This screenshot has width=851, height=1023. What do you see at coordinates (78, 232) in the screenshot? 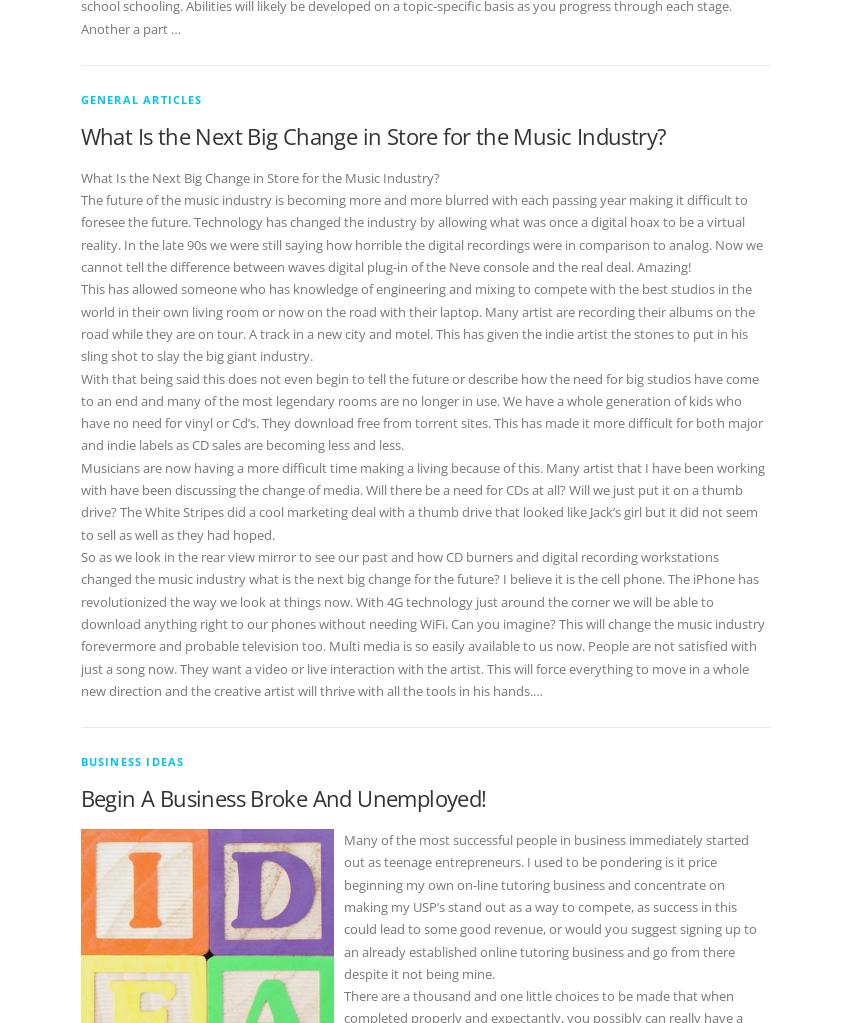
I see `'The future of the music industry is becoming more and more blurred with each passing year making it difficult to foresee the future.  Technology has changed the industry by allowing what was once a digital hoax to be a virtual reality.  In the late 90s we were still saying how horrible the digital recordings were in comparison to analog.  Now we cannot tell the difference between waves digital plug-in of the Neve console and the real deal.  Amazing!'` at bounding box center [78, 232].